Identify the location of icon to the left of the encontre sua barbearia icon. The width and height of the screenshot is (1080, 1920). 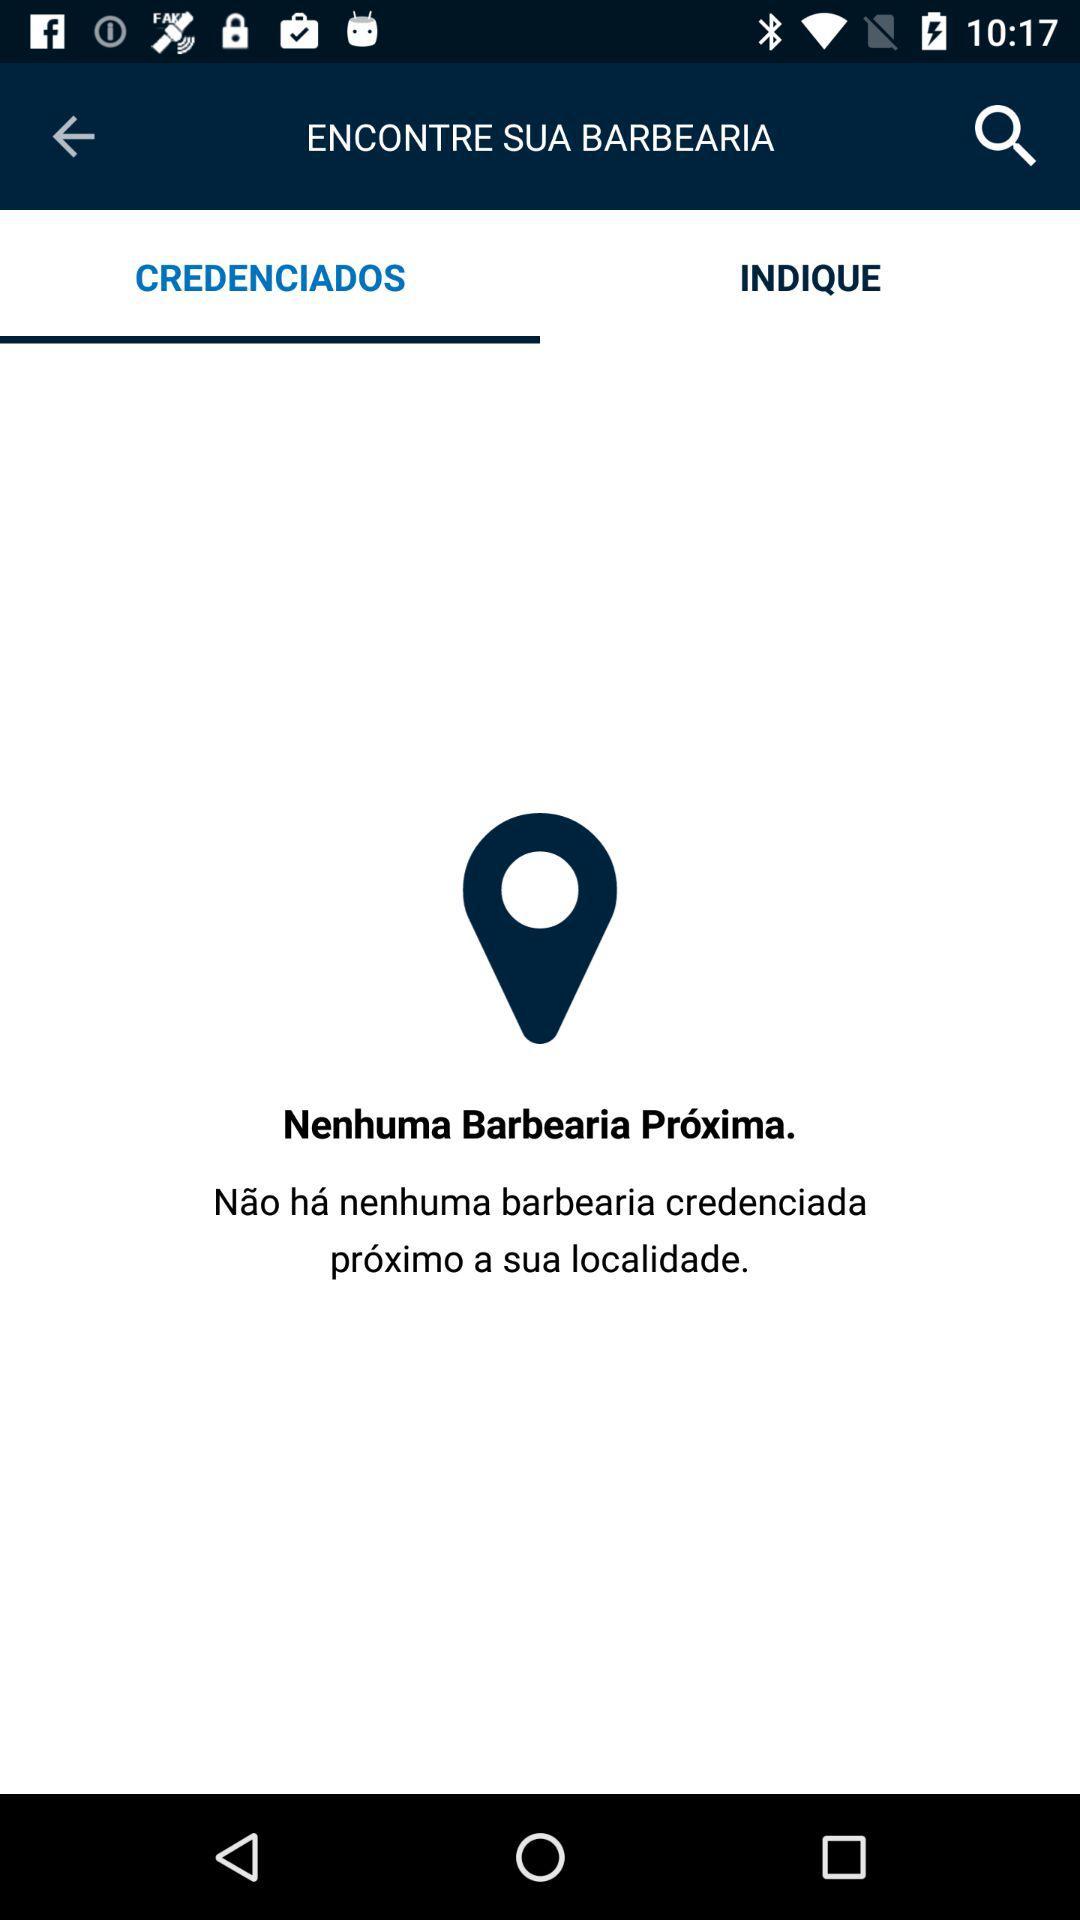
(72, 135).